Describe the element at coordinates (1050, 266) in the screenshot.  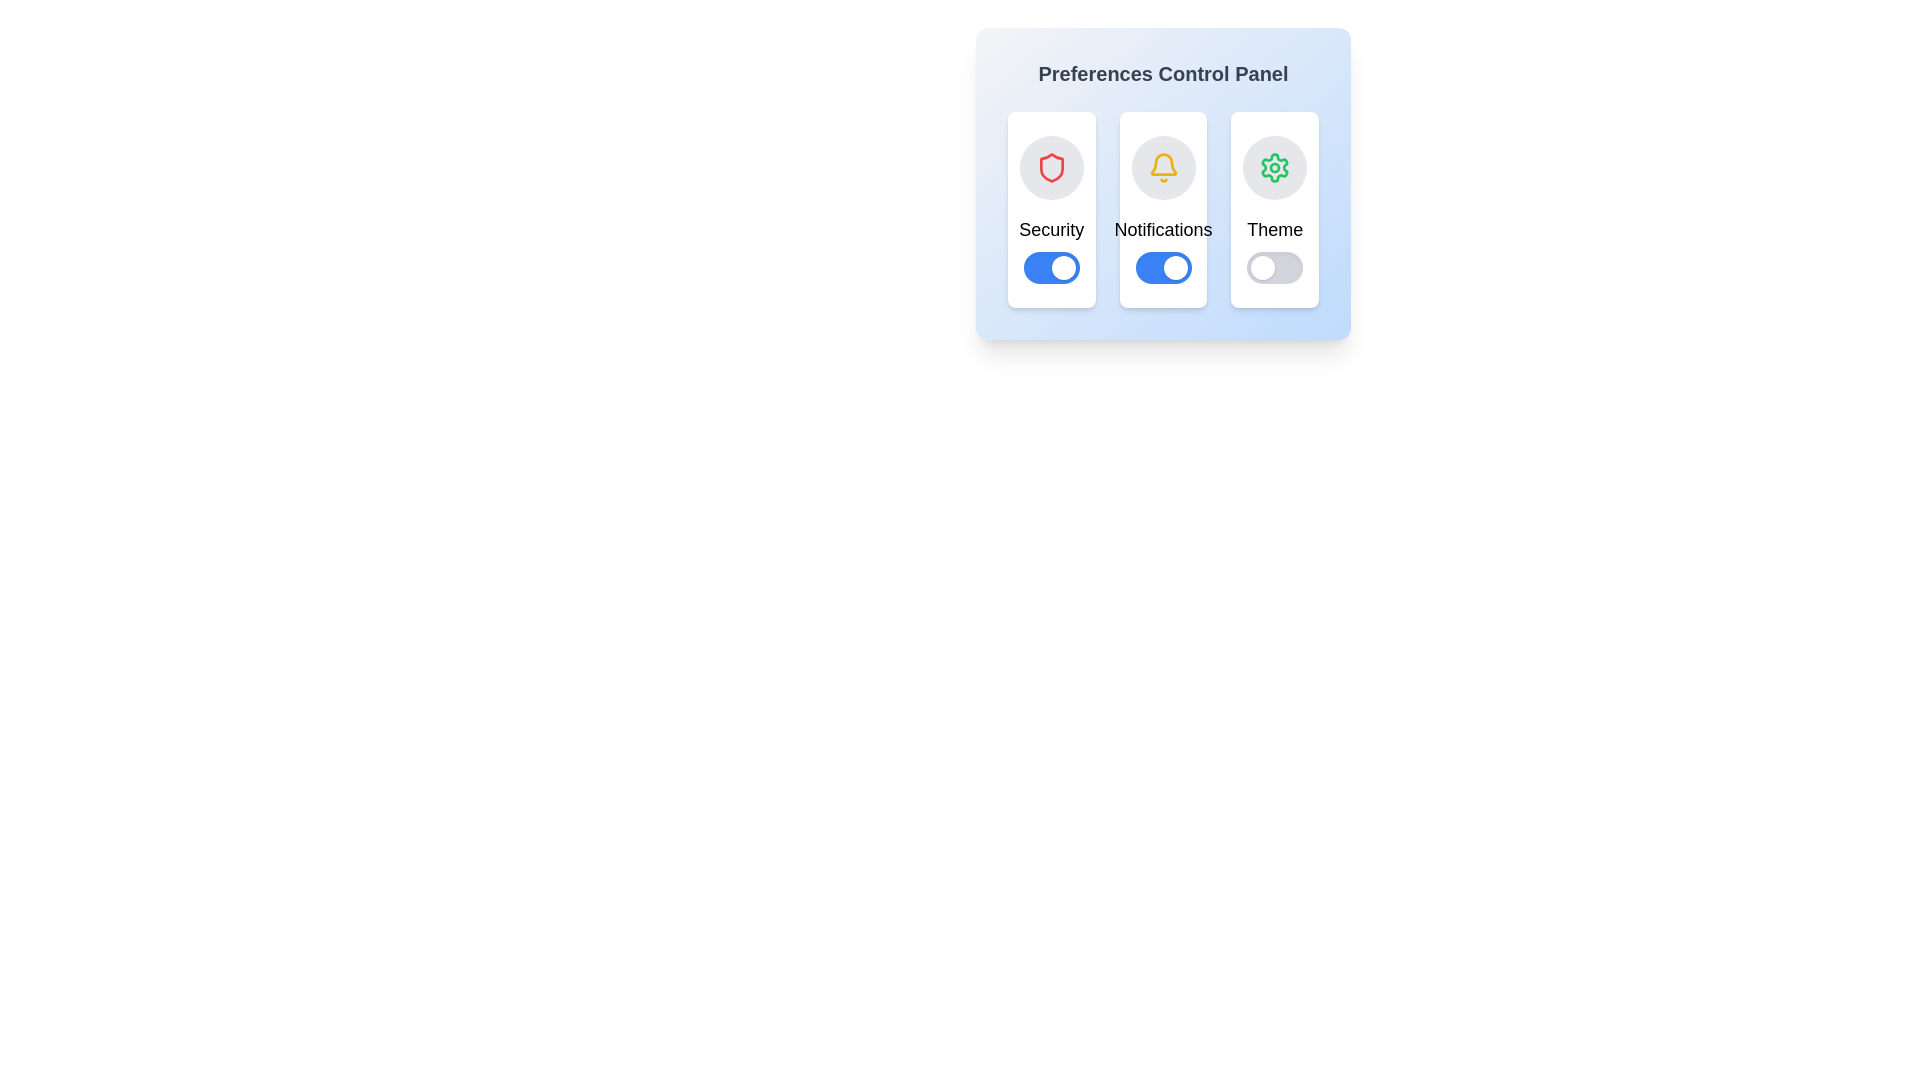
I see `the Security toggle button to change its state` at that location.